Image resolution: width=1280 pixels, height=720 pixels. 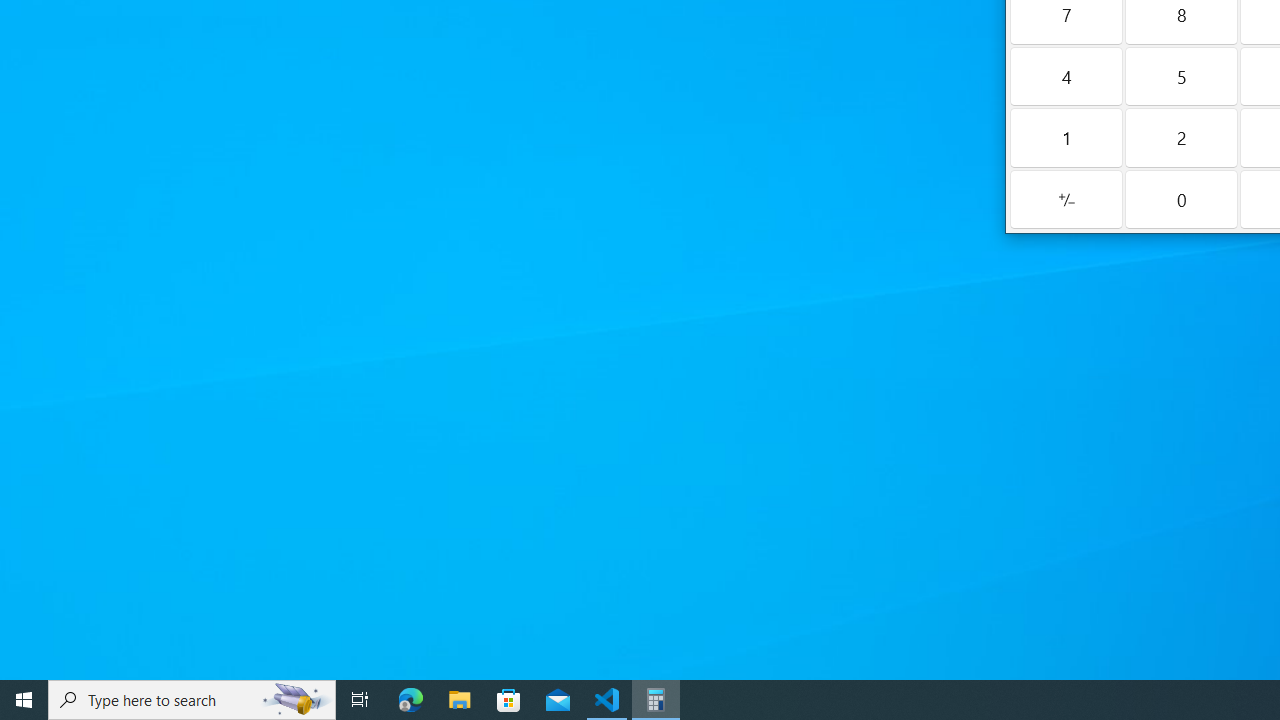 What do you see at coordinates (459, 698) in the screenshot?
I see `'File Explorer'` at bounding box center [459, 698].